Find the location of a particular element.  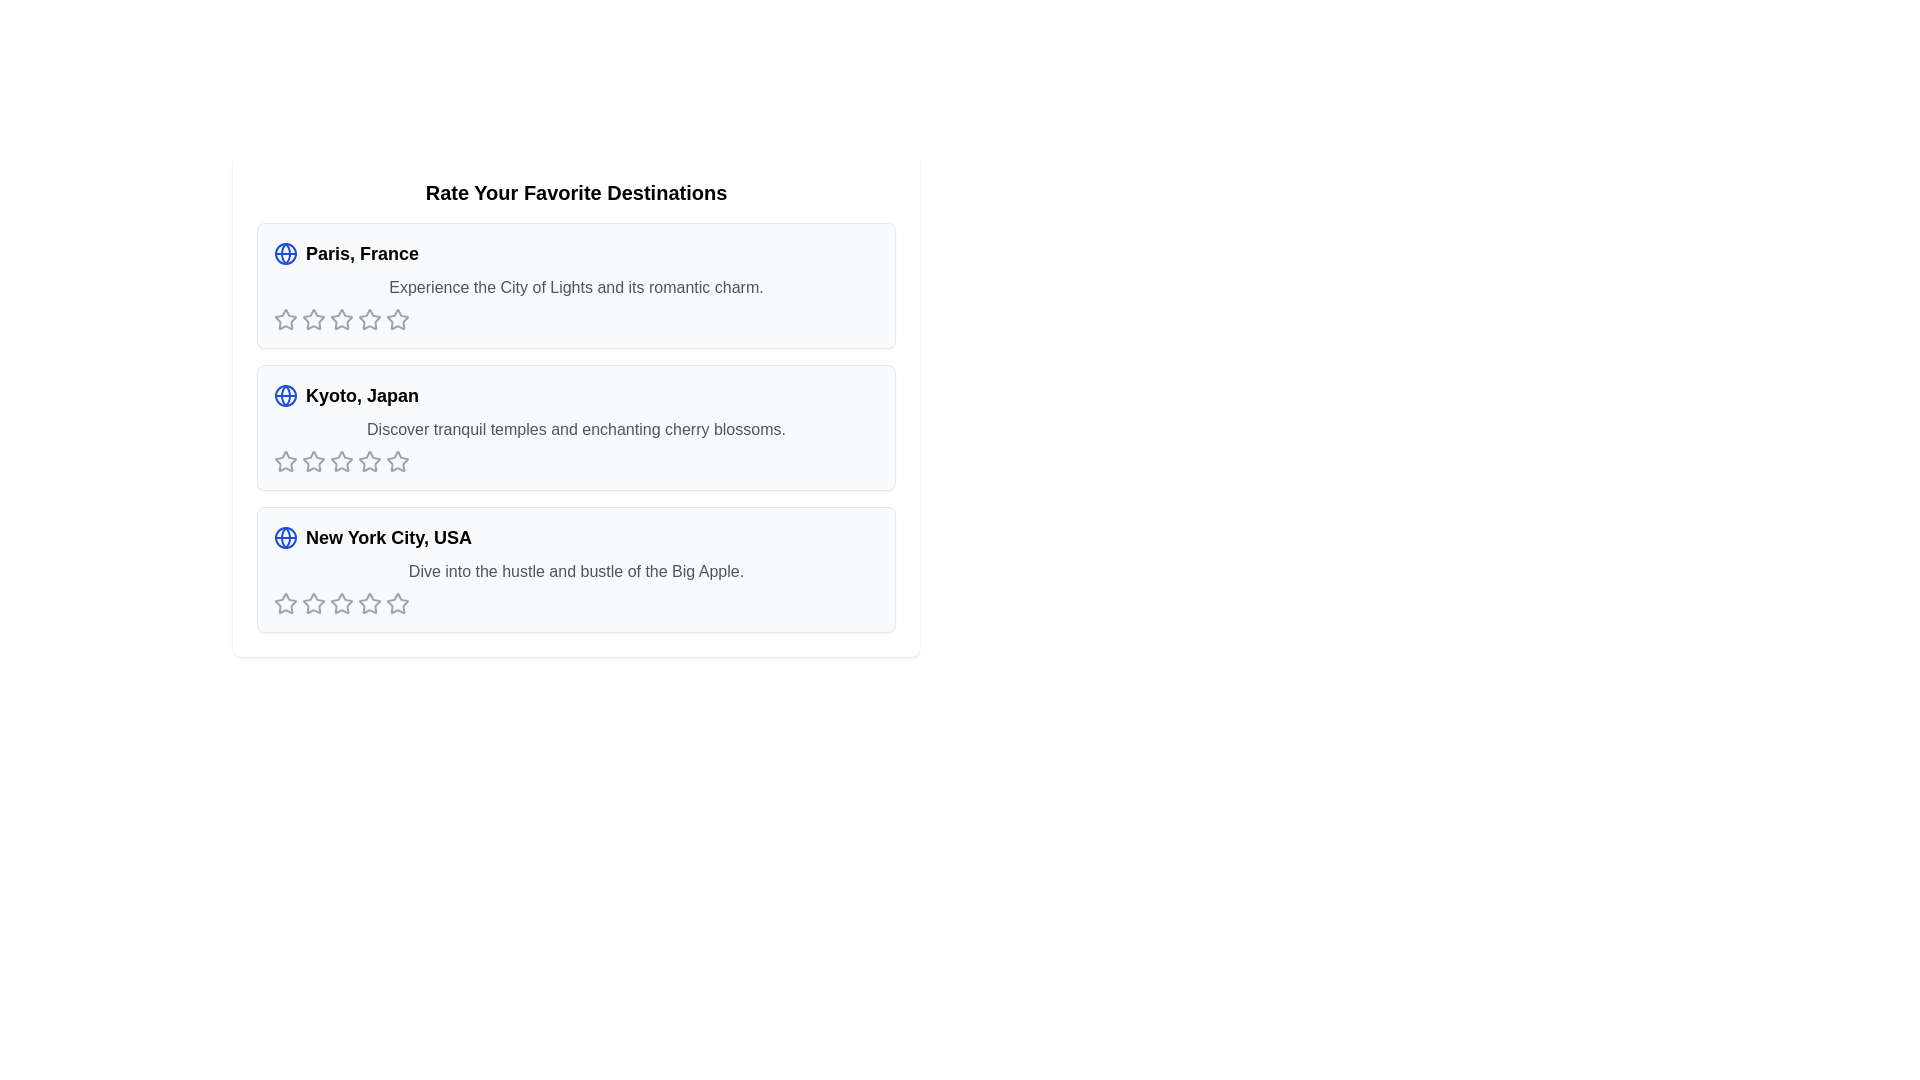

the second star in the 5-star rating system for 'New York City, USA' is located at coordinates (341, 602).